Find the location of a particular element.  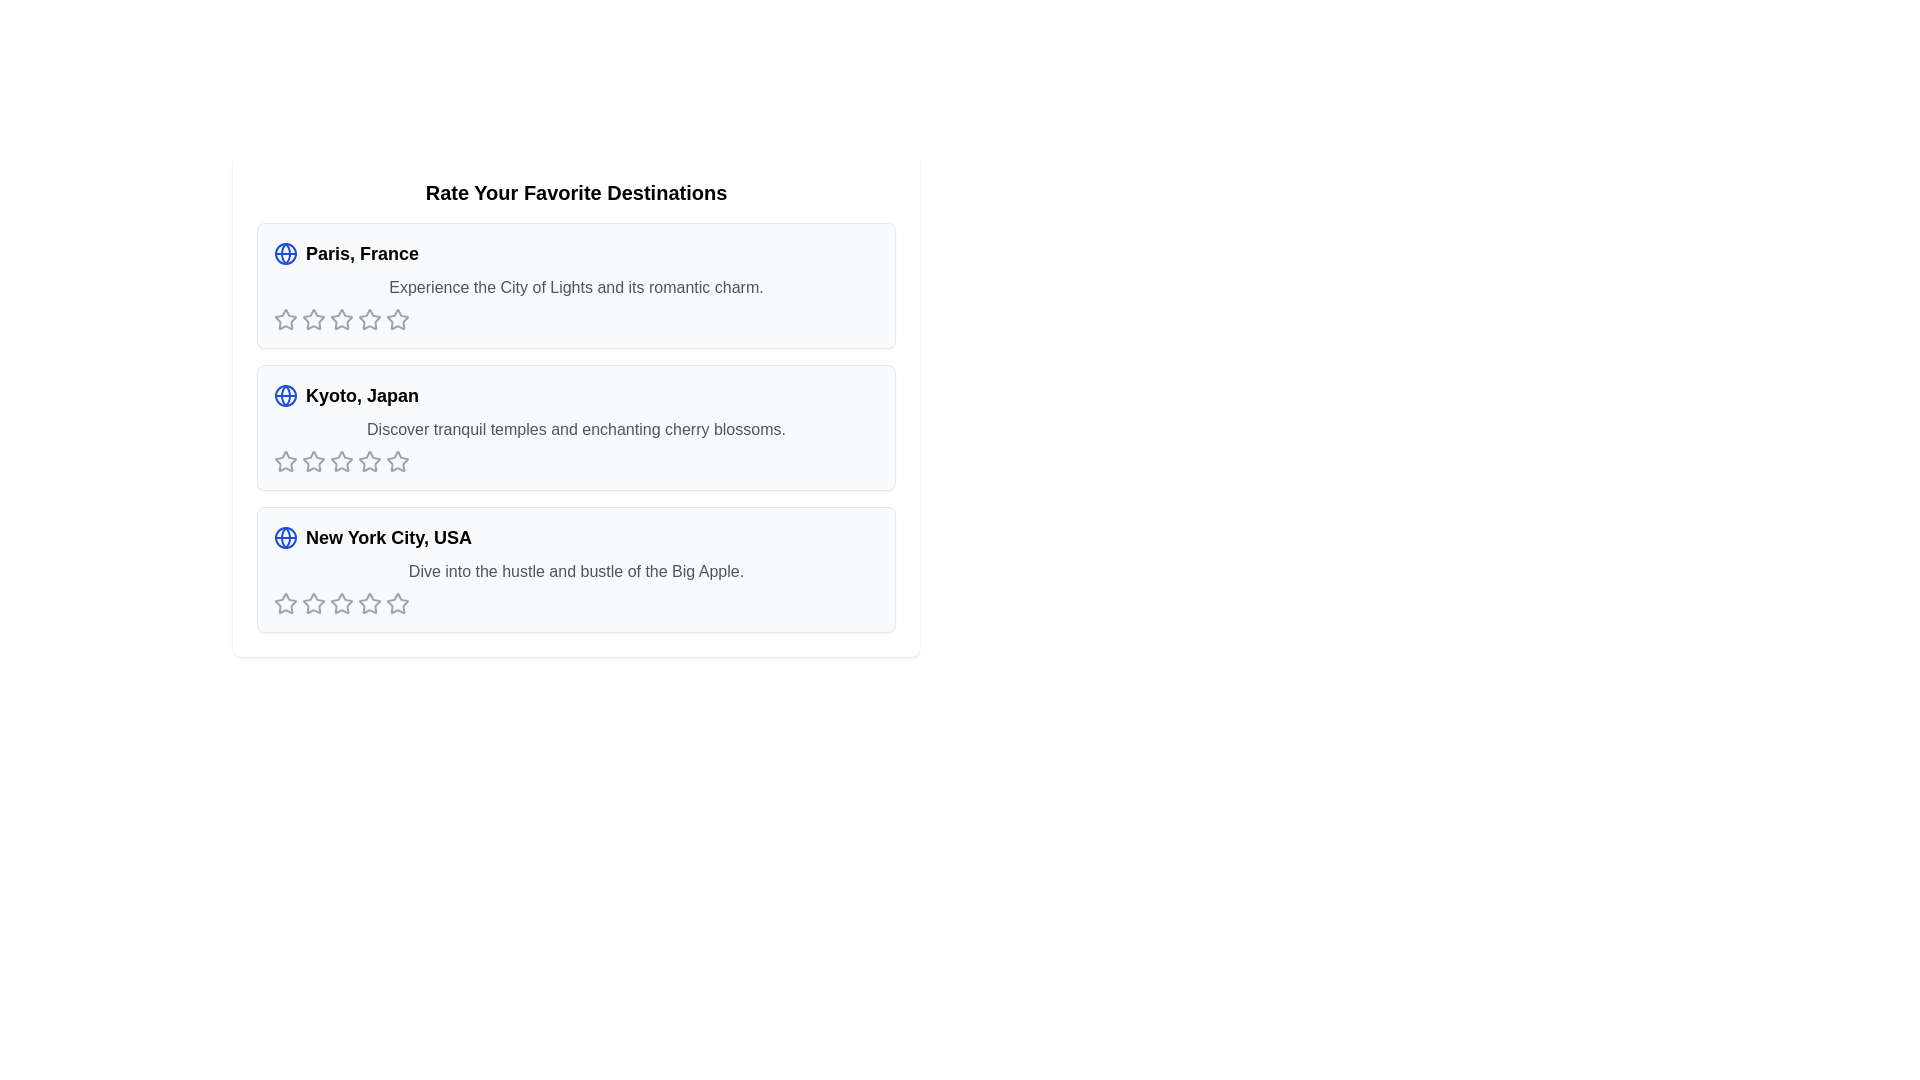

the second star in the 5-star rating system for 'New York City, USA' is located at coordinates (341, 602).